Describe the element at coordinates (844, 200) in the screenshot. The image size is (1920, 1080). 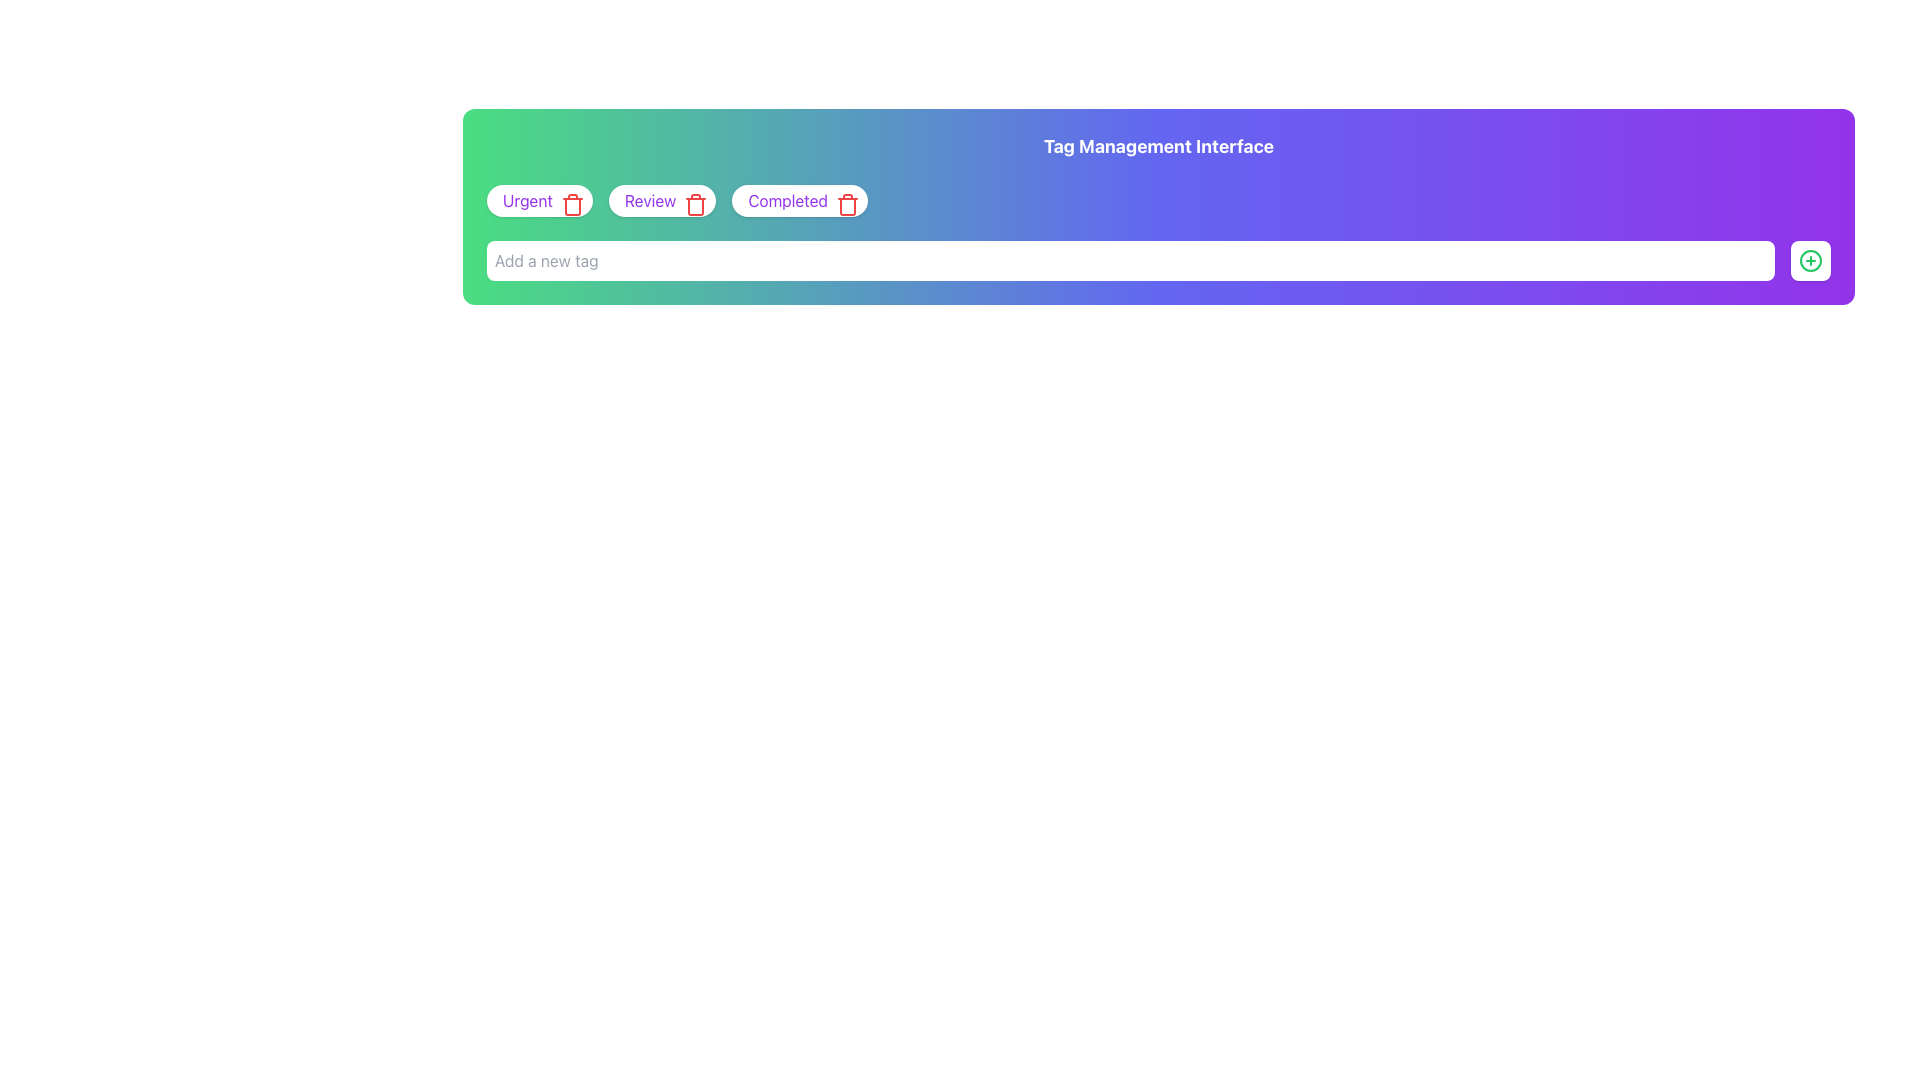
I see `the small trash can icon button, which is light red and located after the 'Completed' label in the button group` at that location.